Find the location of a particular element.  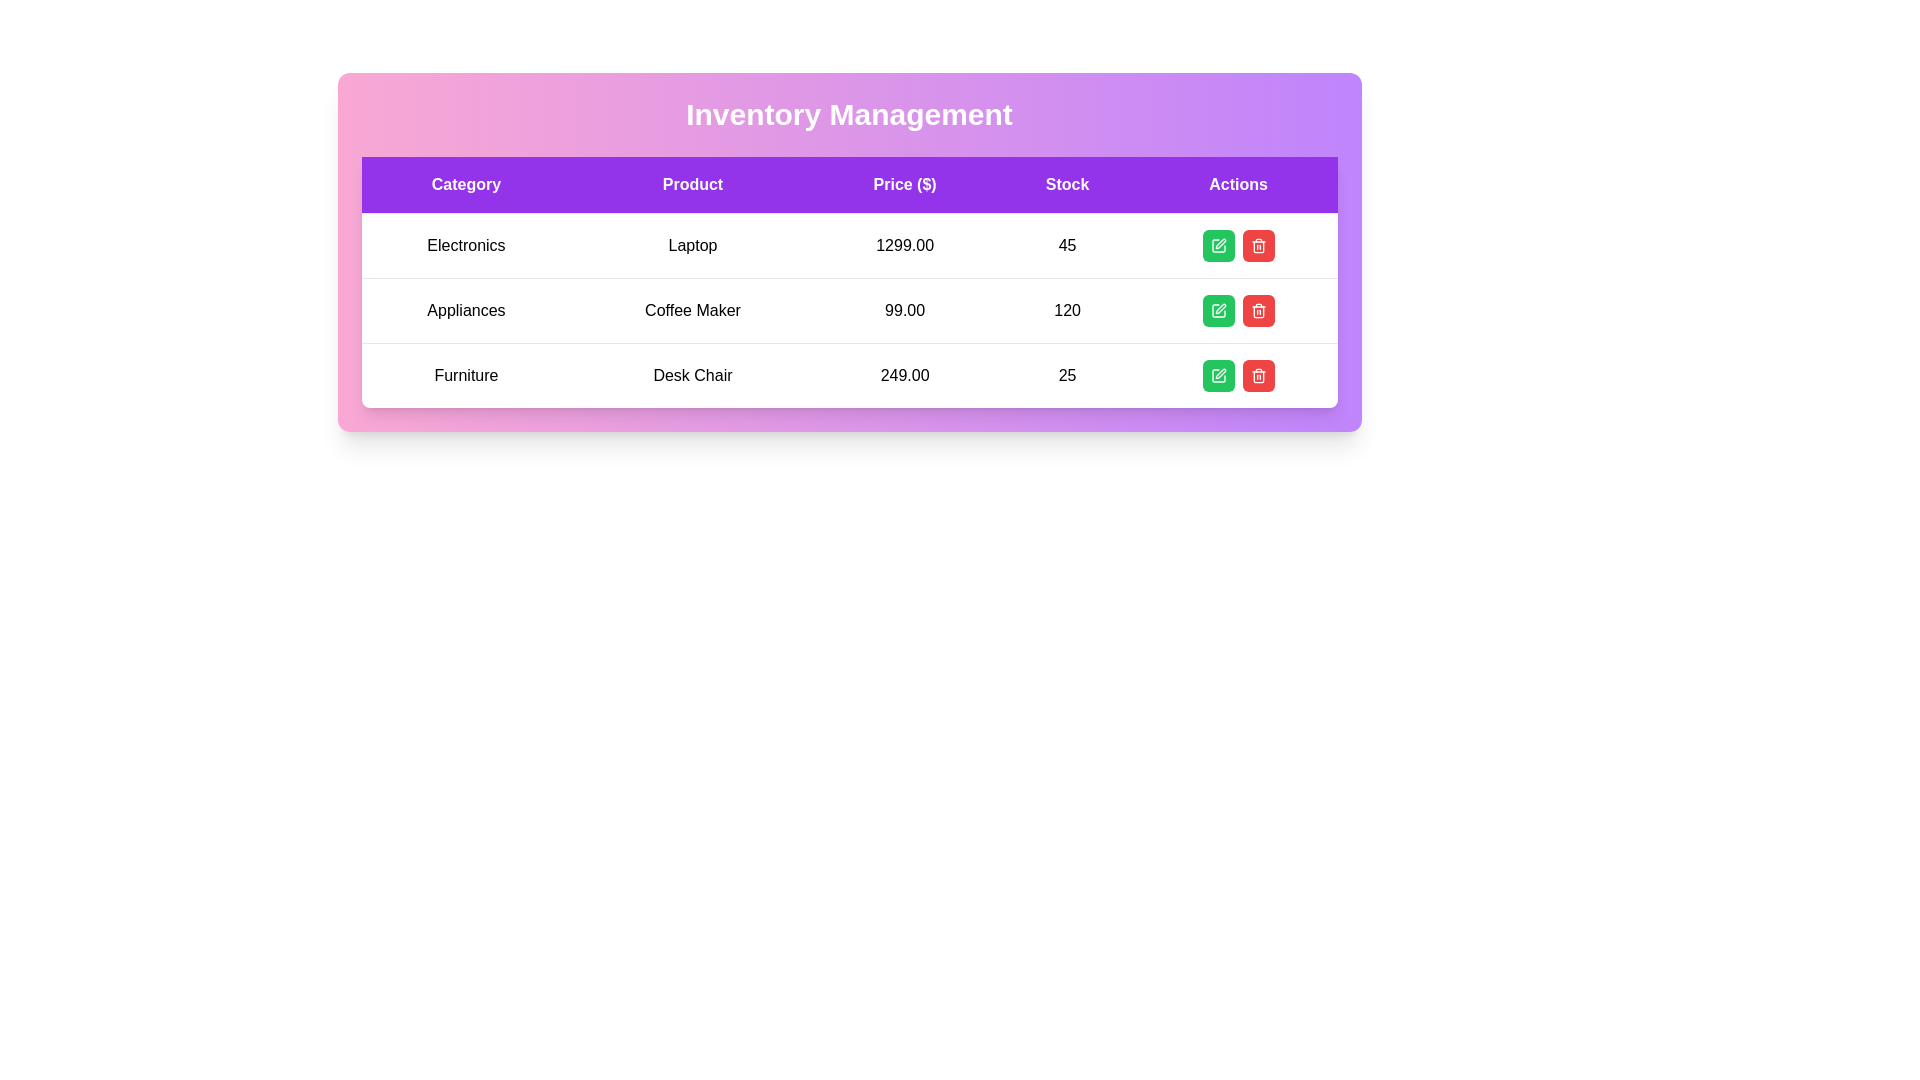

text label displaying 'Furniture' located in the leftmost column of the third row of the table is located at coordinates (465, 375).